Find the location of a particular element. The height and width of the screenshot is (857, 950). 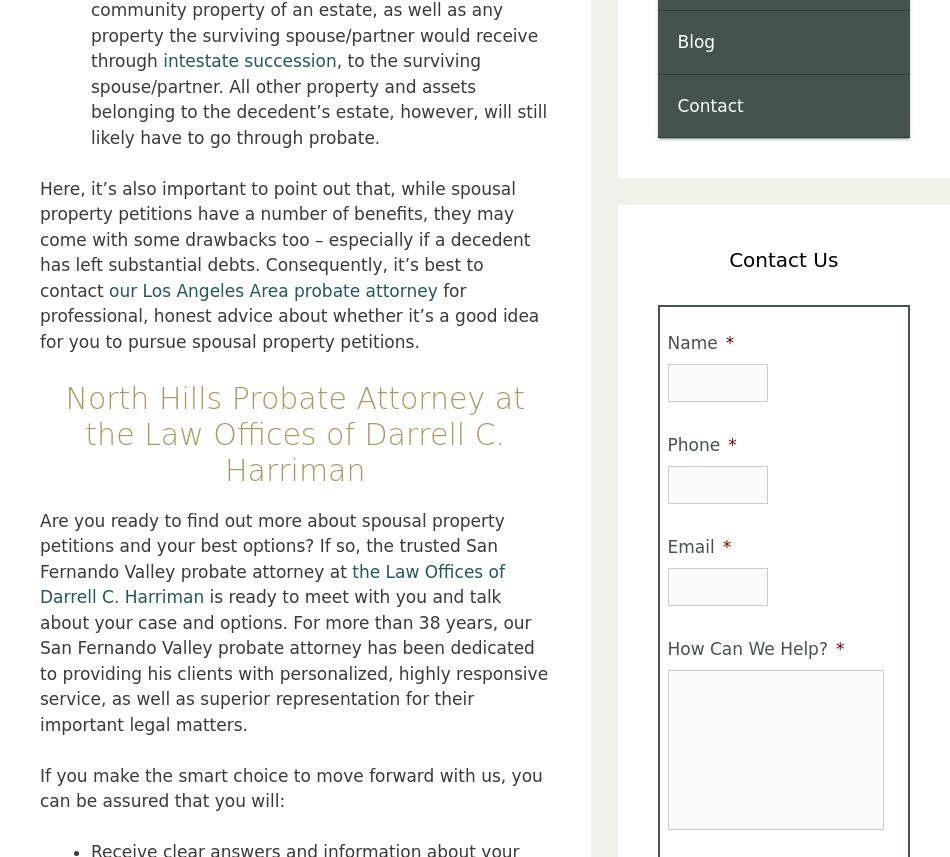

'How Can We Help?' is located at coordinates (666, 647).